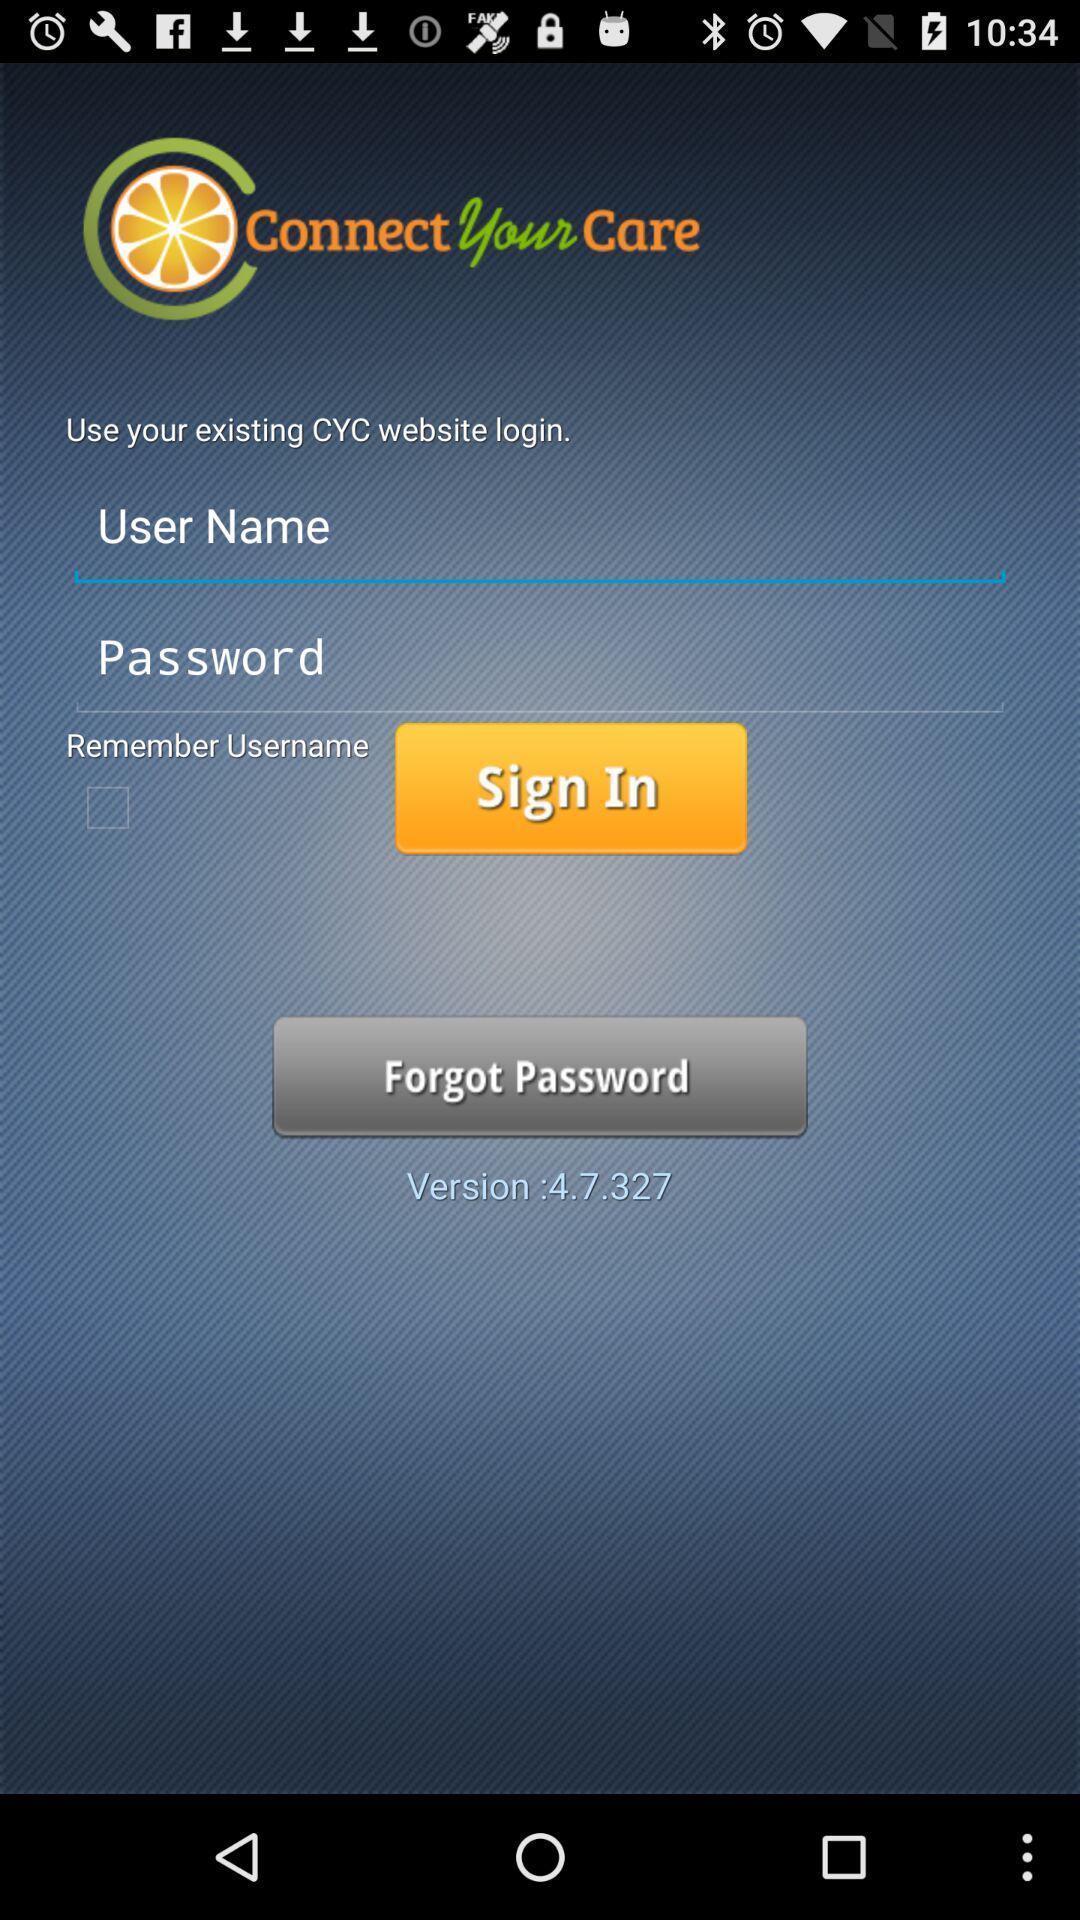 Image resolution: width=1080 pixels, height=1920 pixels. I want to click on item below the remember username, so click(108, 807).